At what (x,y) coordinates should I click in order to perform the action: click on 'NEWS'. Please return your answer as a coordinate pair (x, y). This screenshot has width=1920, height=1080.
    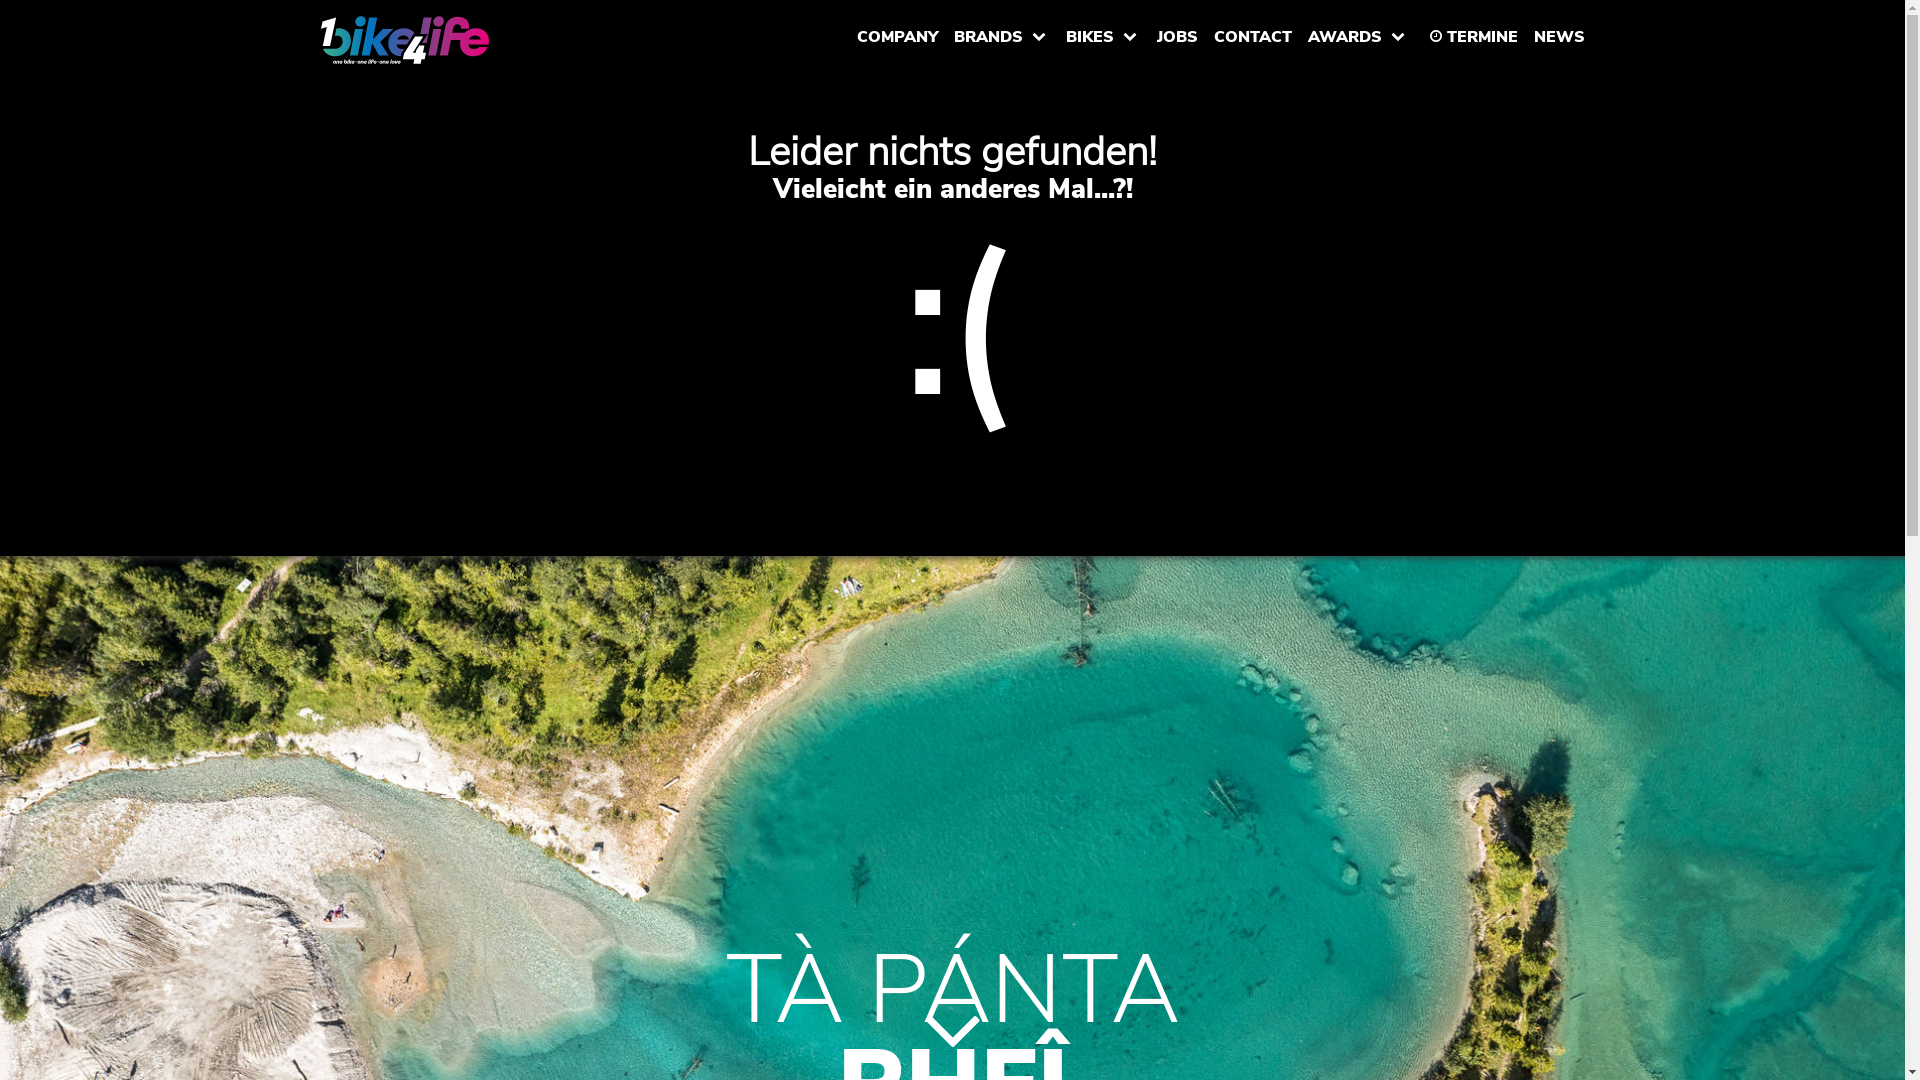
    Looking at the image, I should click on (1558, 35).